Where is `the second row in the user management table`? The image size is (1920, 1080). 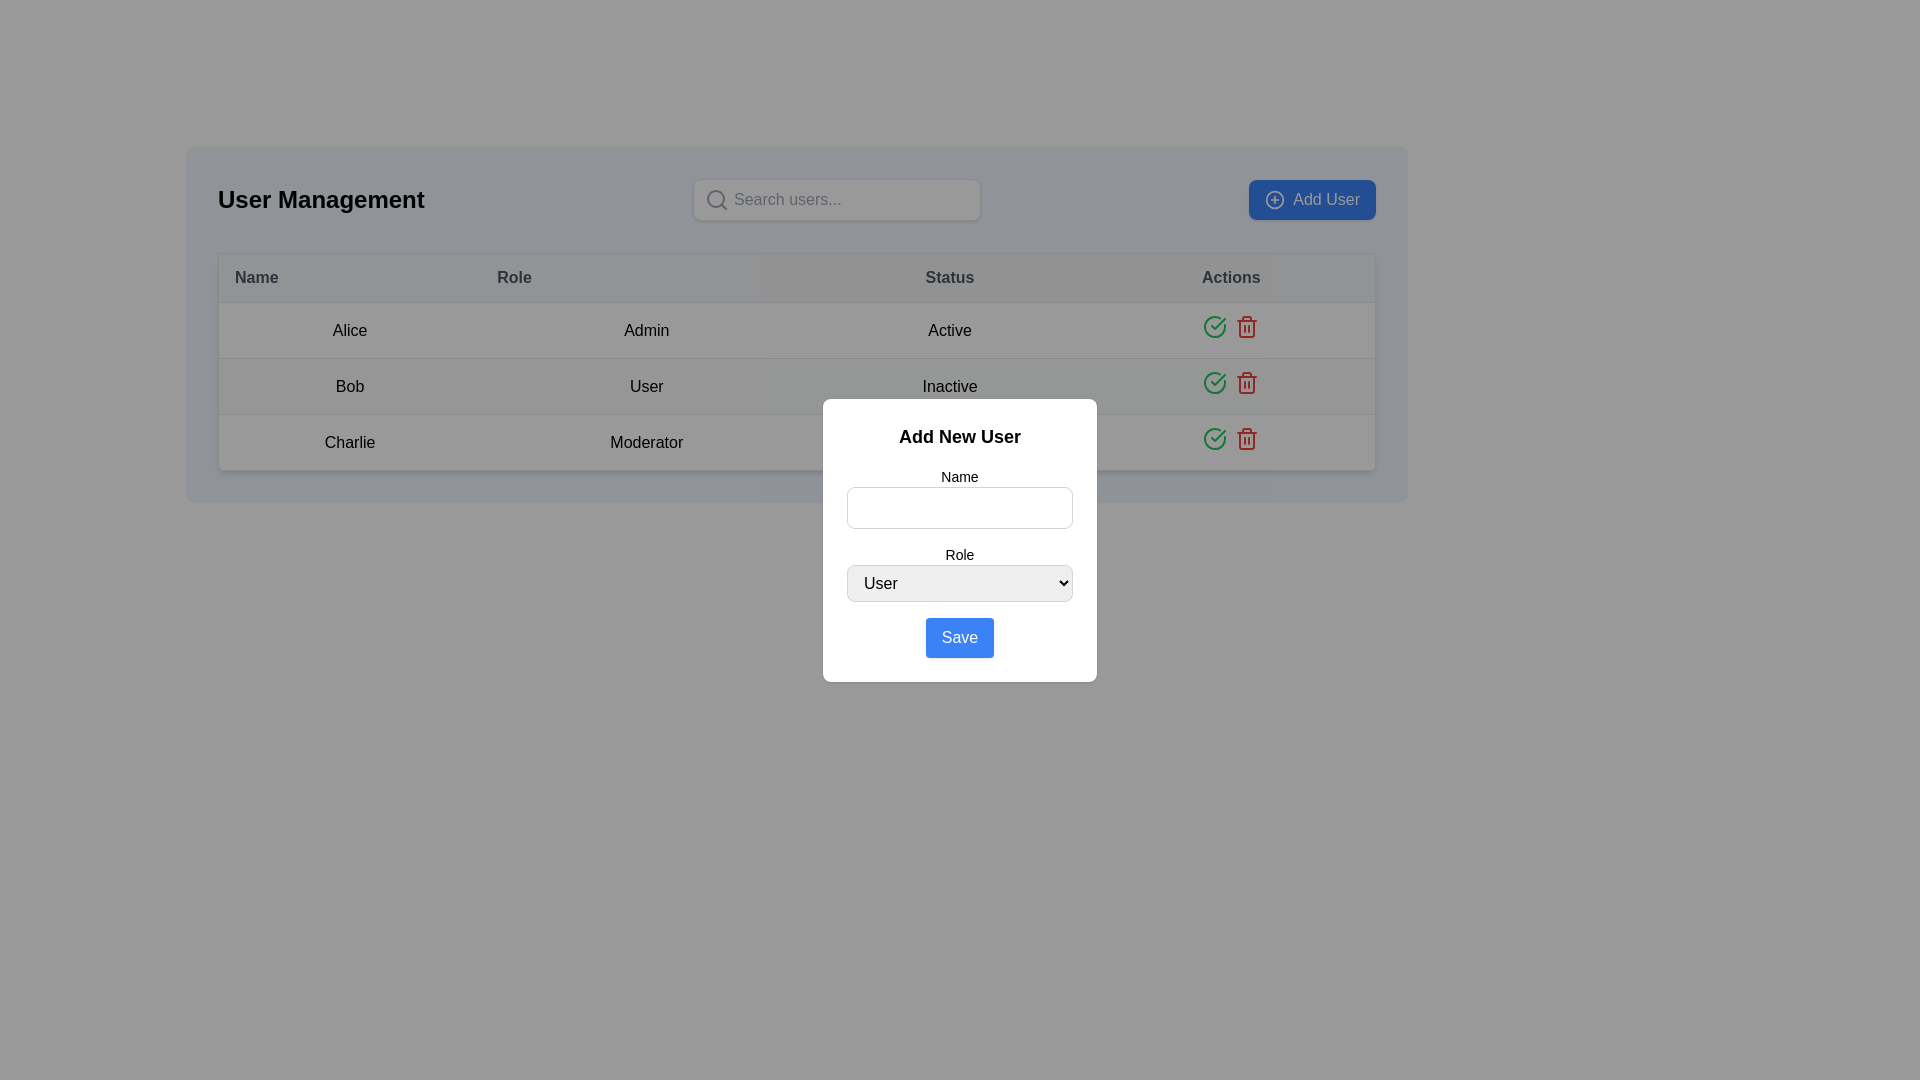
the second row in the user management table is located at coordinates (795, 385).